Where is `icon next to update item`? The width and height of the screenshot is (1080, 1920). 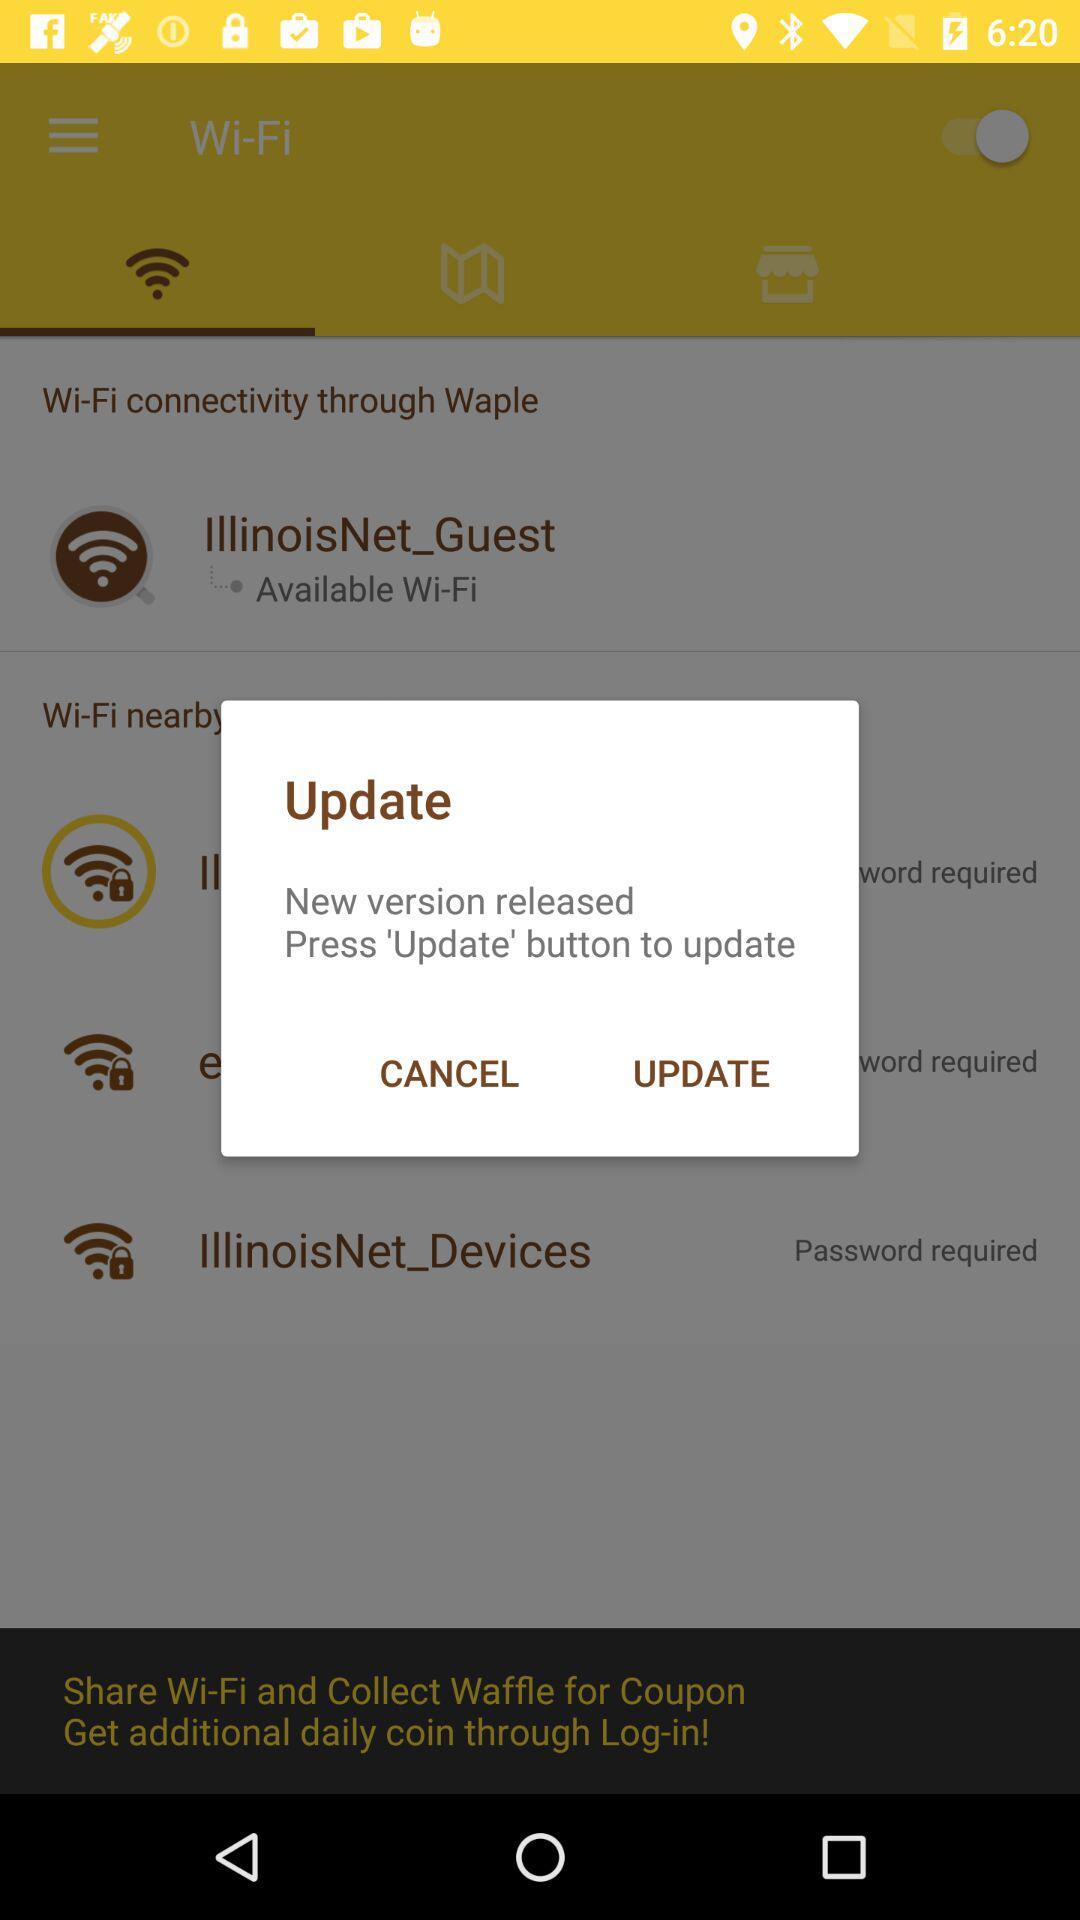
icon next to update item is located at coordinates (448, 1071).